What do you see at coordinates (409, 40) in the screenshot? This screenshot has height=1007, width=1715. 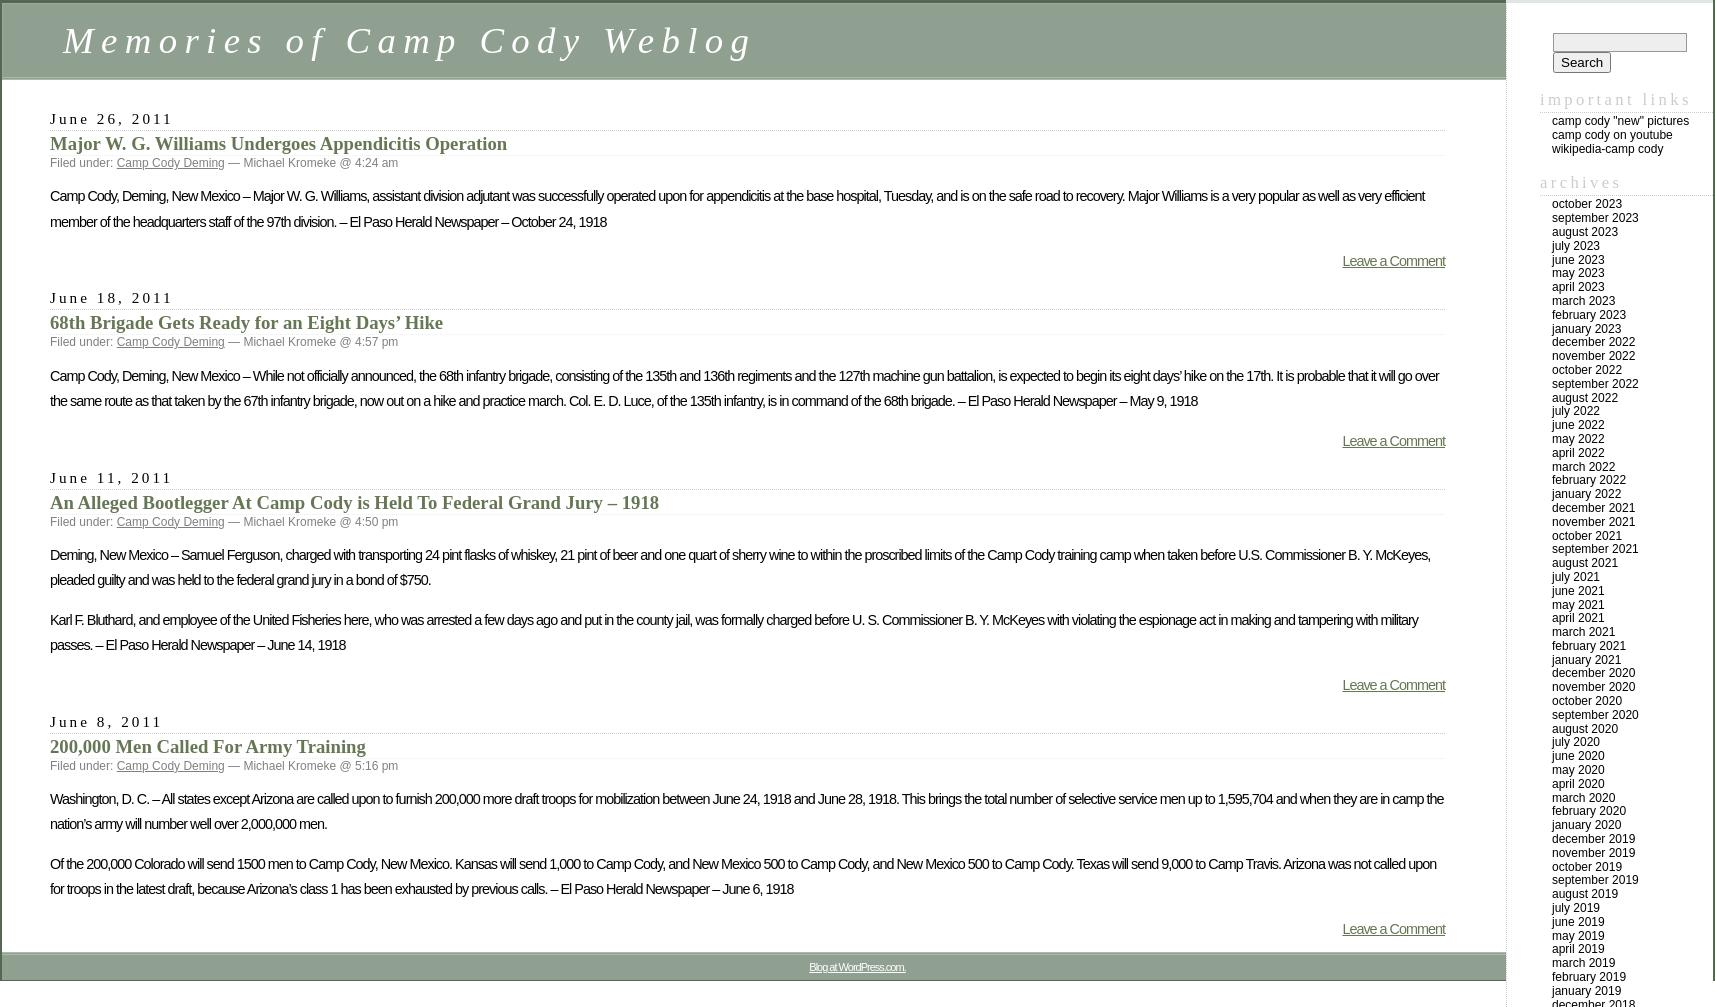 I see `'Memories of Camp Cody Weblog'` at bounding box center [409, 40].